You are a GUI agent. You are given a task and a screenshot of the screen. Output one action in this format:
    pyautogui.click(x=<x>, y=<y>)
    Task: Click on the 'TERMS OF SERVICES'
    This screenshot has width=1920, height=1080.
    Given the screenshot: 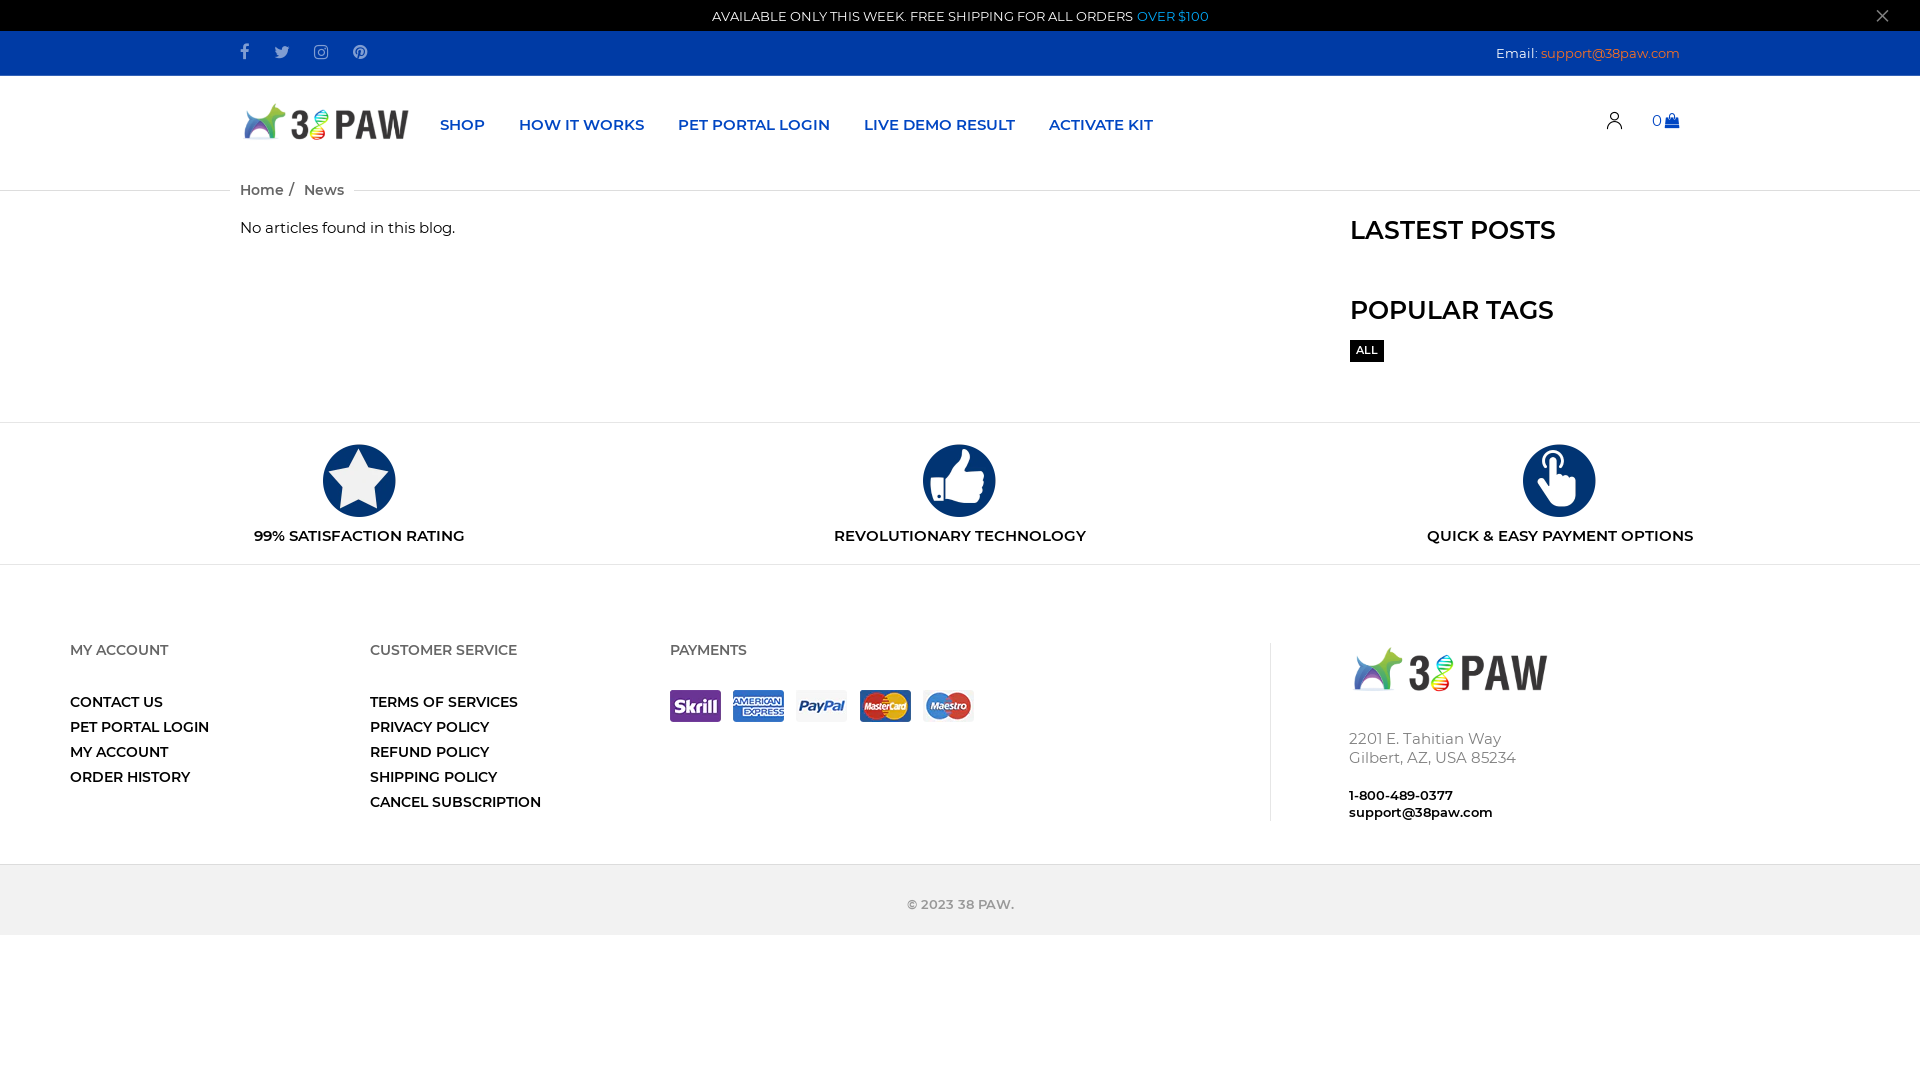 What is the action you would take?
    pyautogui.click(x=443, y=701)
    